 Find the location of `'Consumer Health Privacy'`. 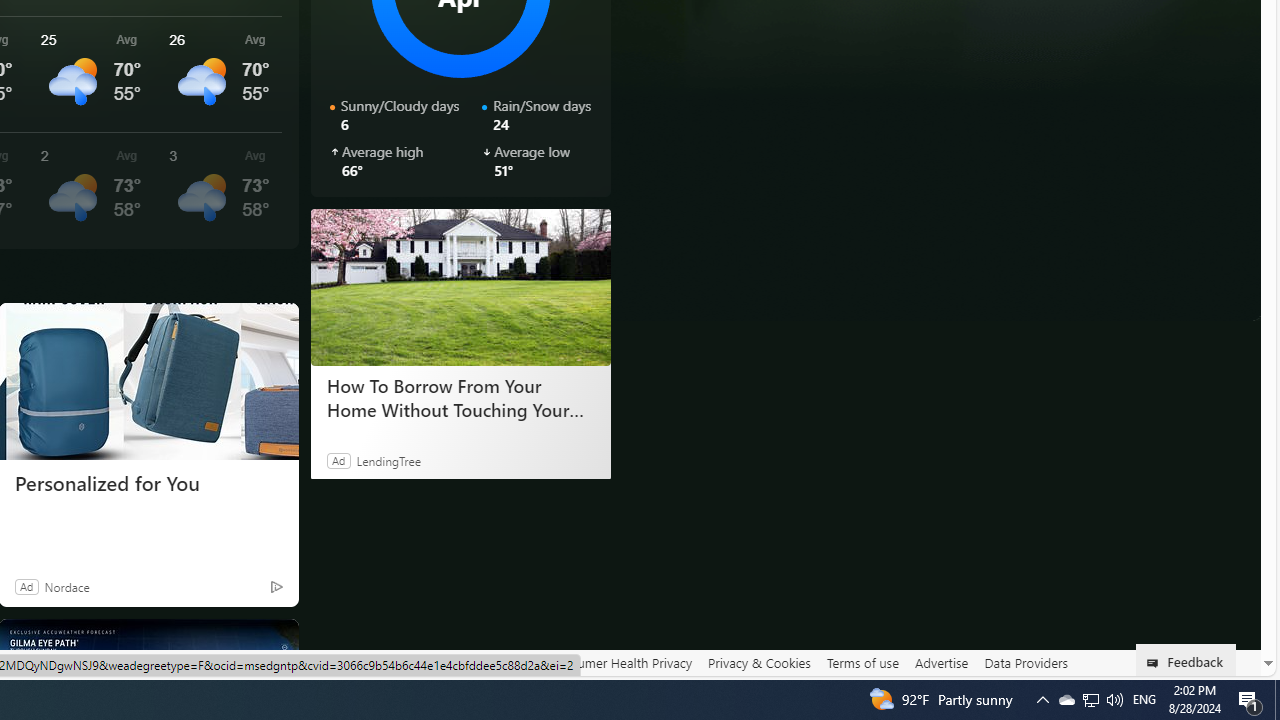

'Consumer Health Privacy' is located at coordinates (619, 663).